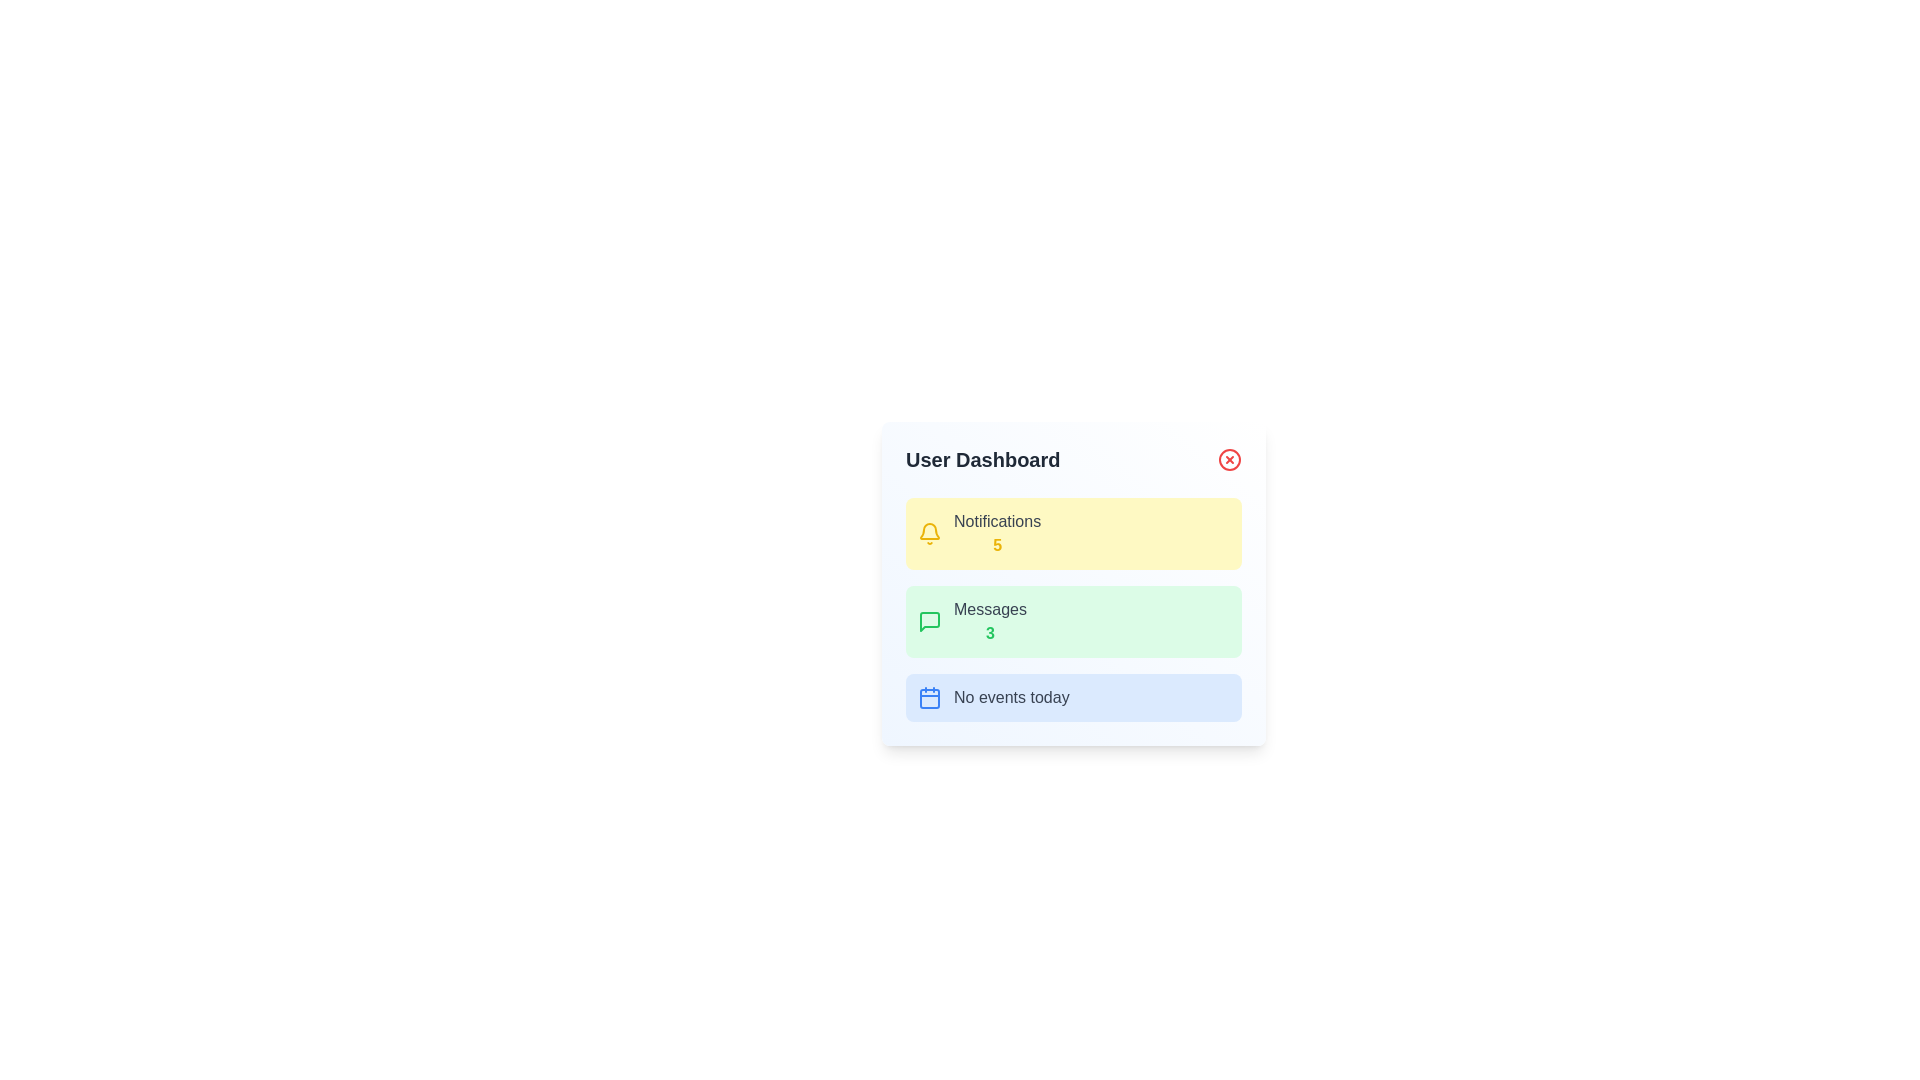  Describe the element at coordinates (1228, 459) in the screenshot. I see `the red circular button with a white 'X' icon, located` at that location.